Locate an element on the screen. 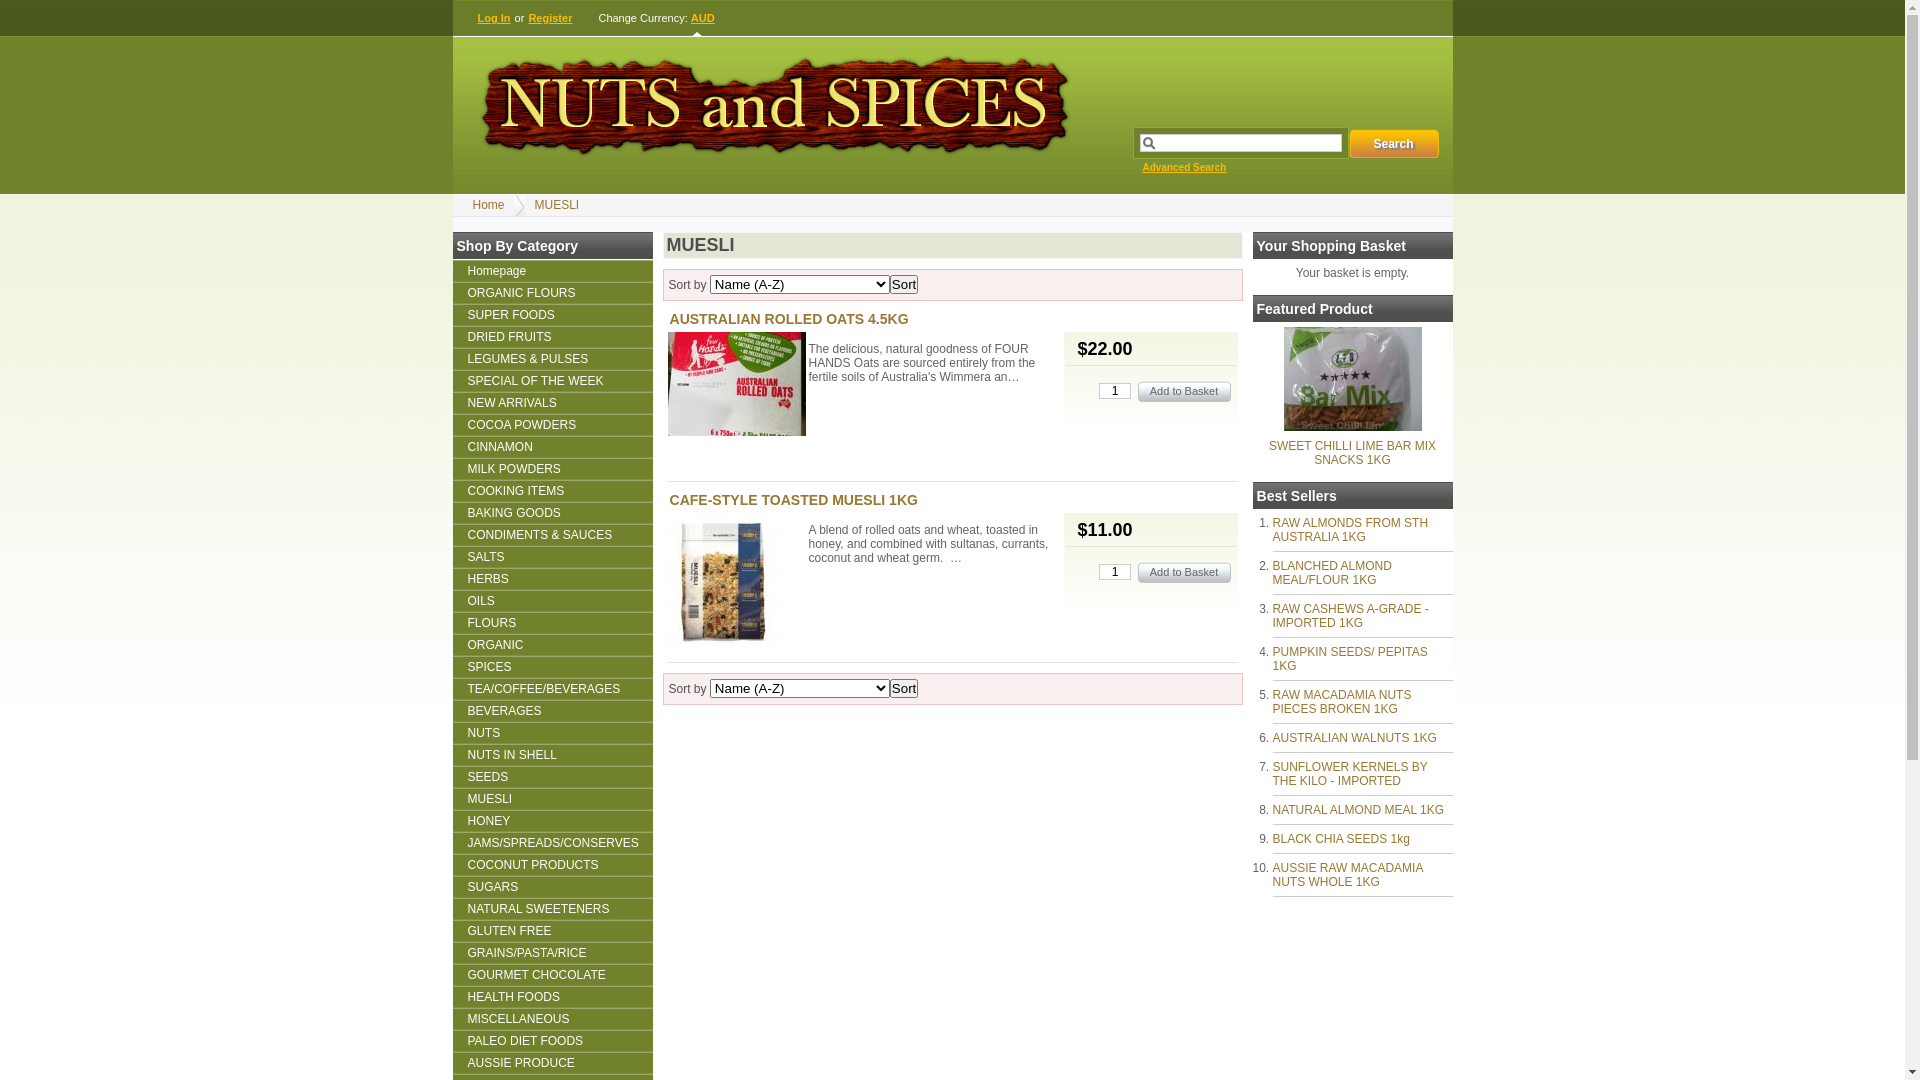  'RAW CASHEWS A-GRADE - IMPORTED 1KG' is located at coordinates (1349, 615).